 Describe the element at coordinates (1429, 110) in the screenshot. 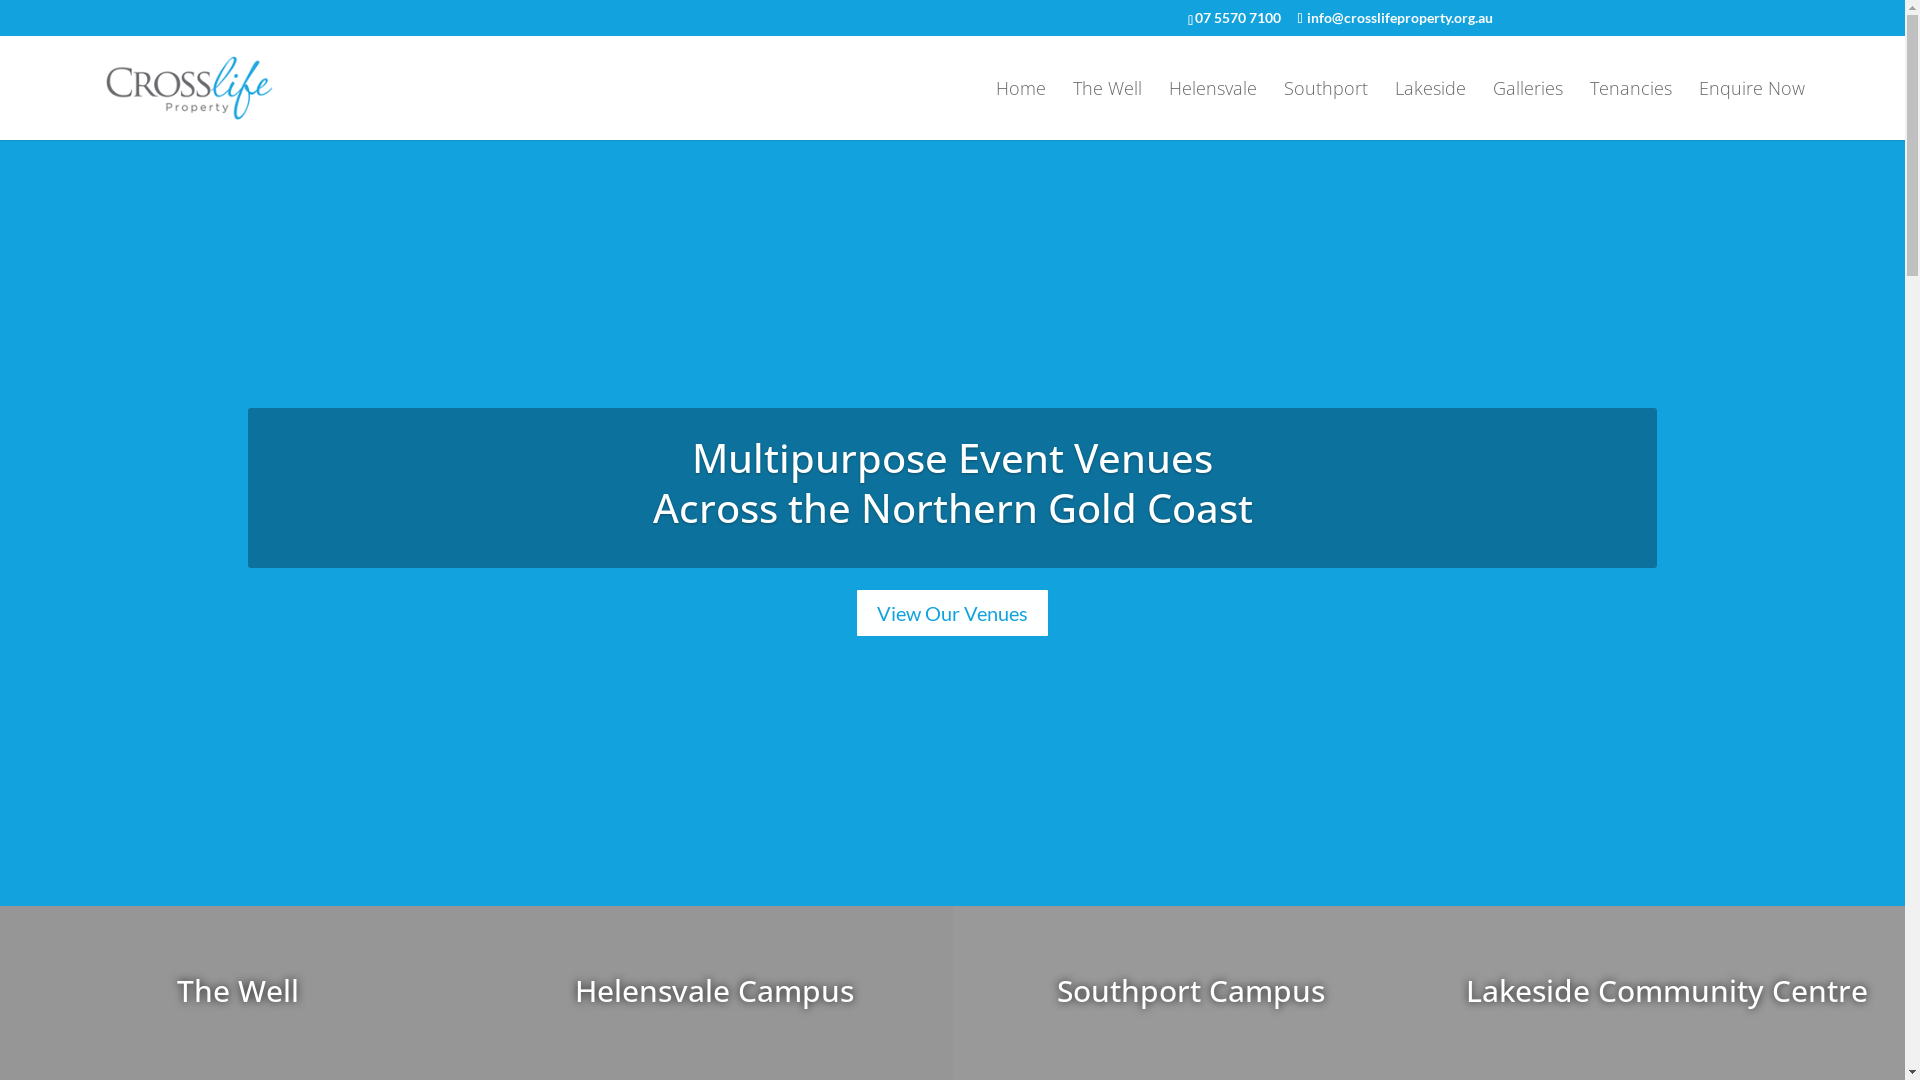

I see `'Lakeside'` at that location.